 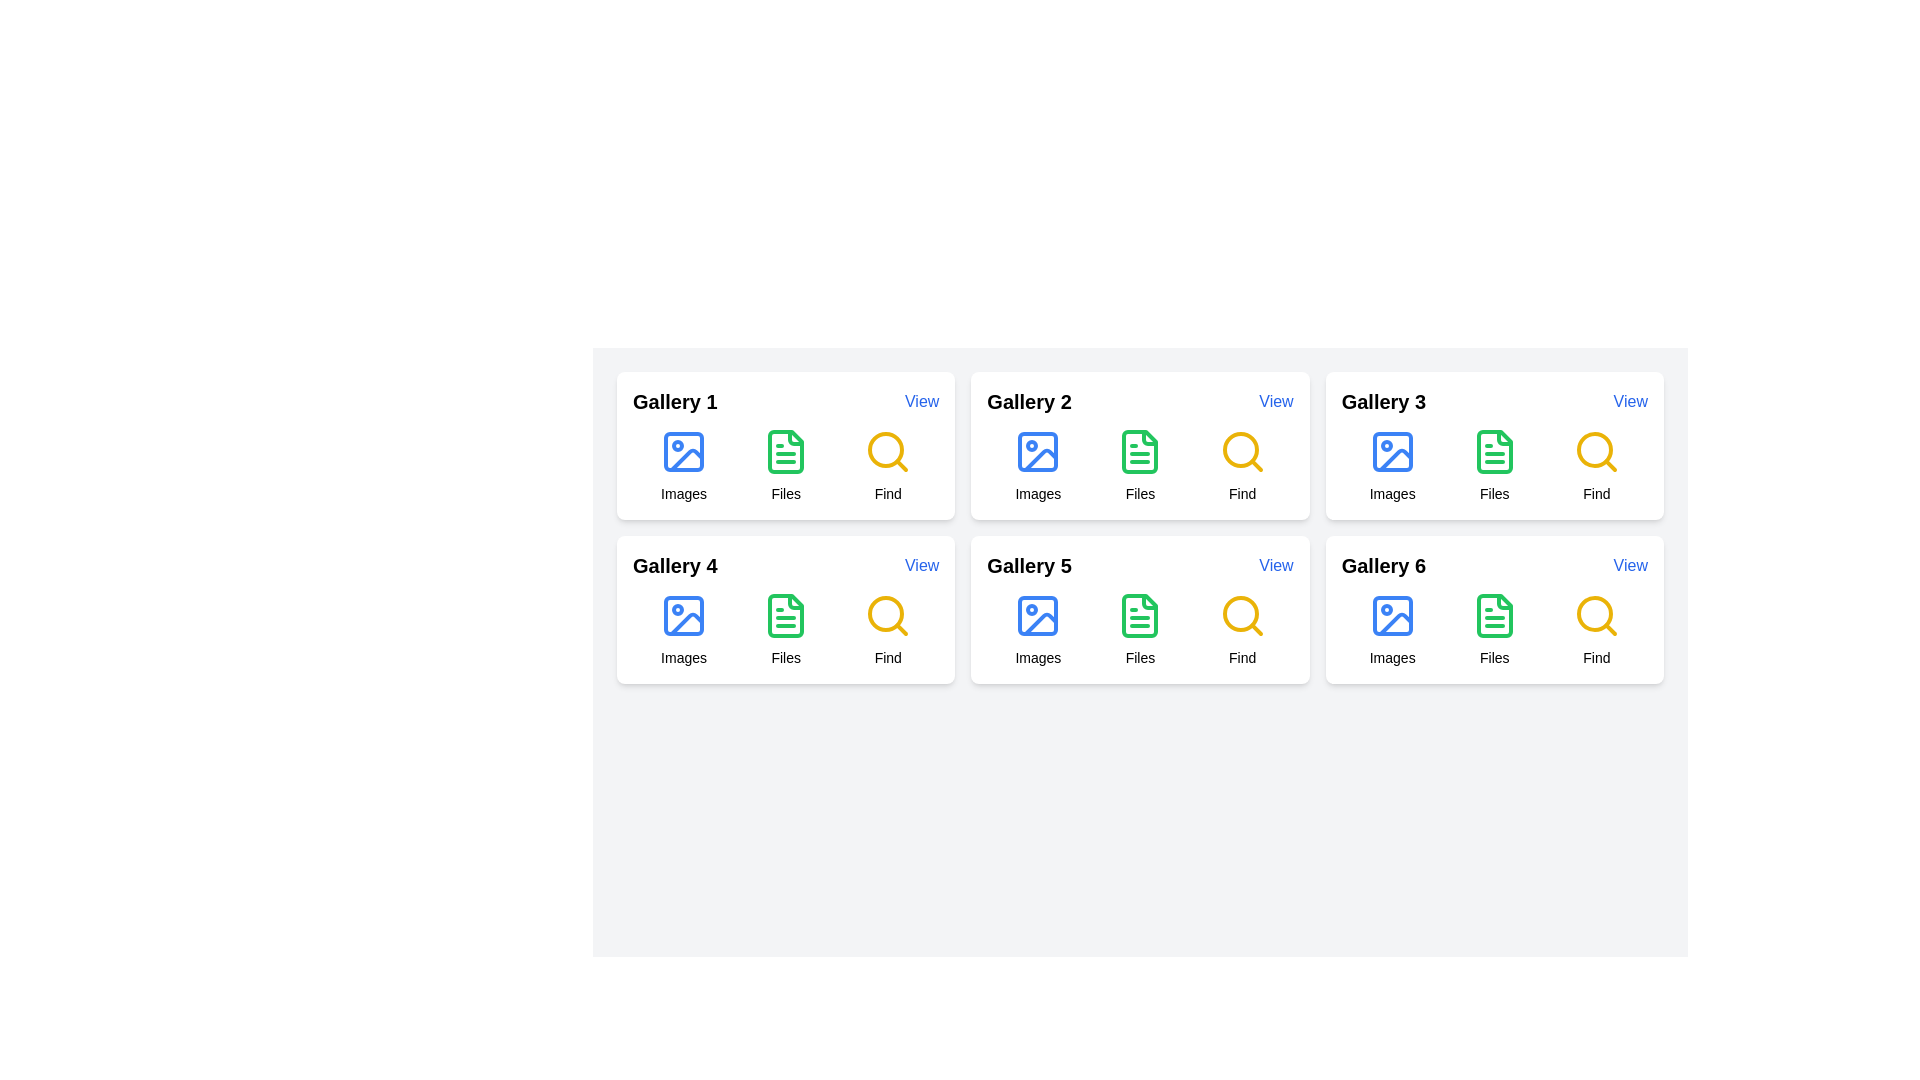 I want to click on the blue outlined pictogram icon with a circular marker in the top left corner, located in the 'Gallery 2' card, so click(x=1038, y=451).